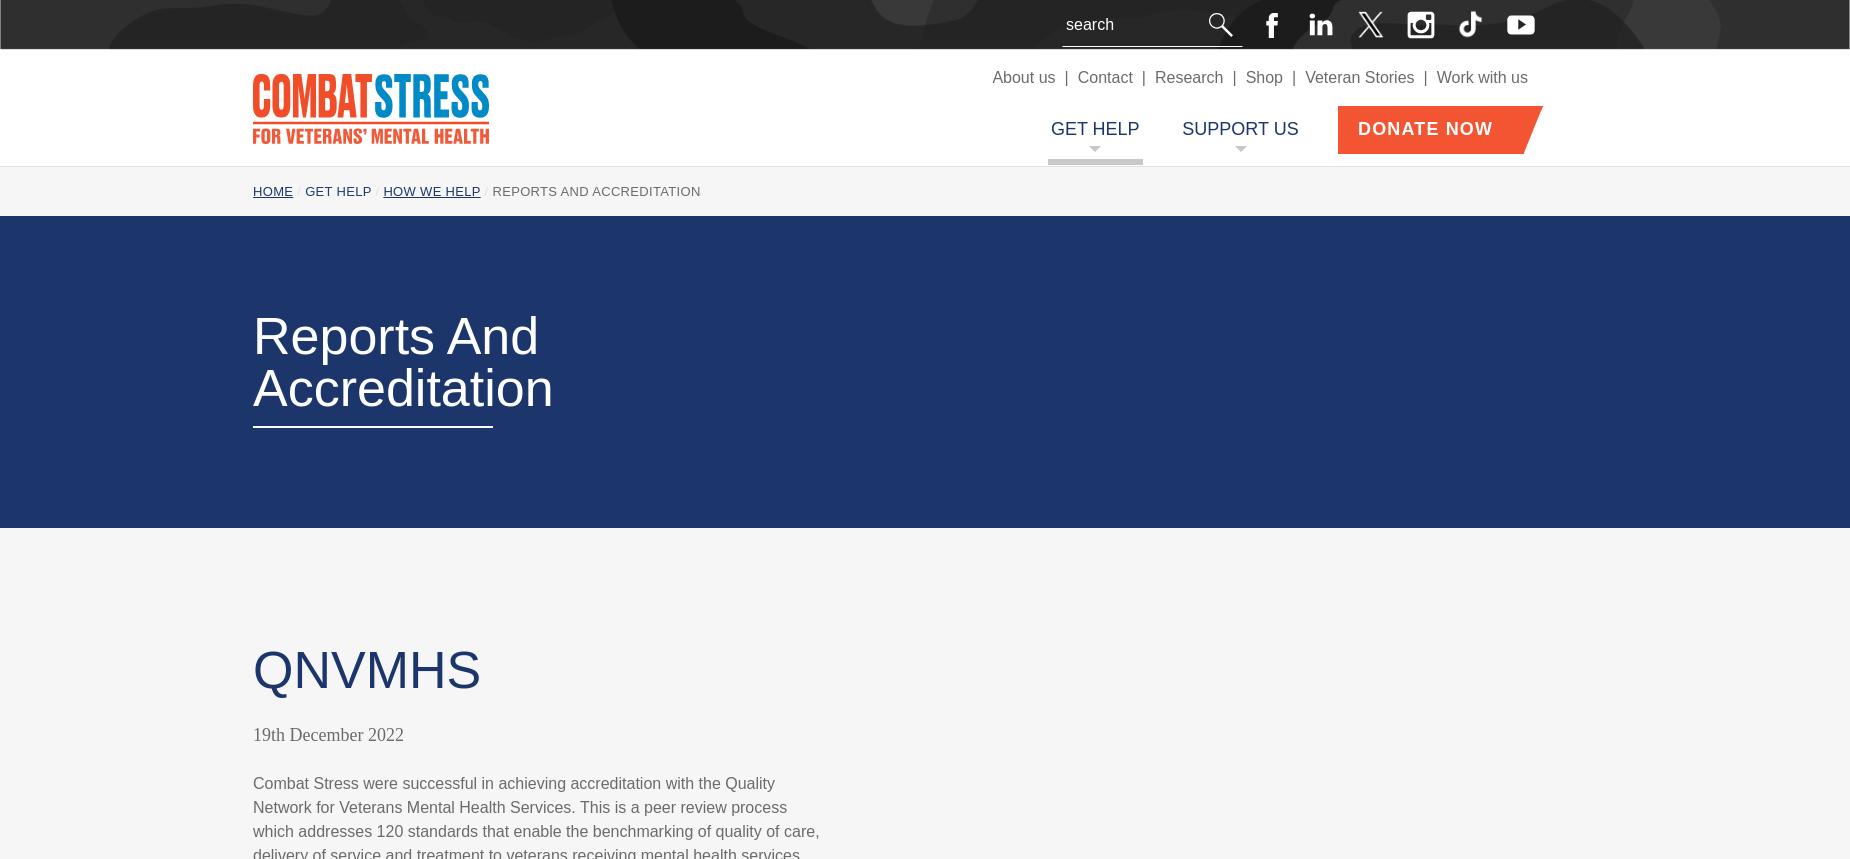 The image size is (1850, 859). What do you see at coordinates (327, 733) in the screenshot?
I see `'19th December 2022'` at bounding box center [327, 733].